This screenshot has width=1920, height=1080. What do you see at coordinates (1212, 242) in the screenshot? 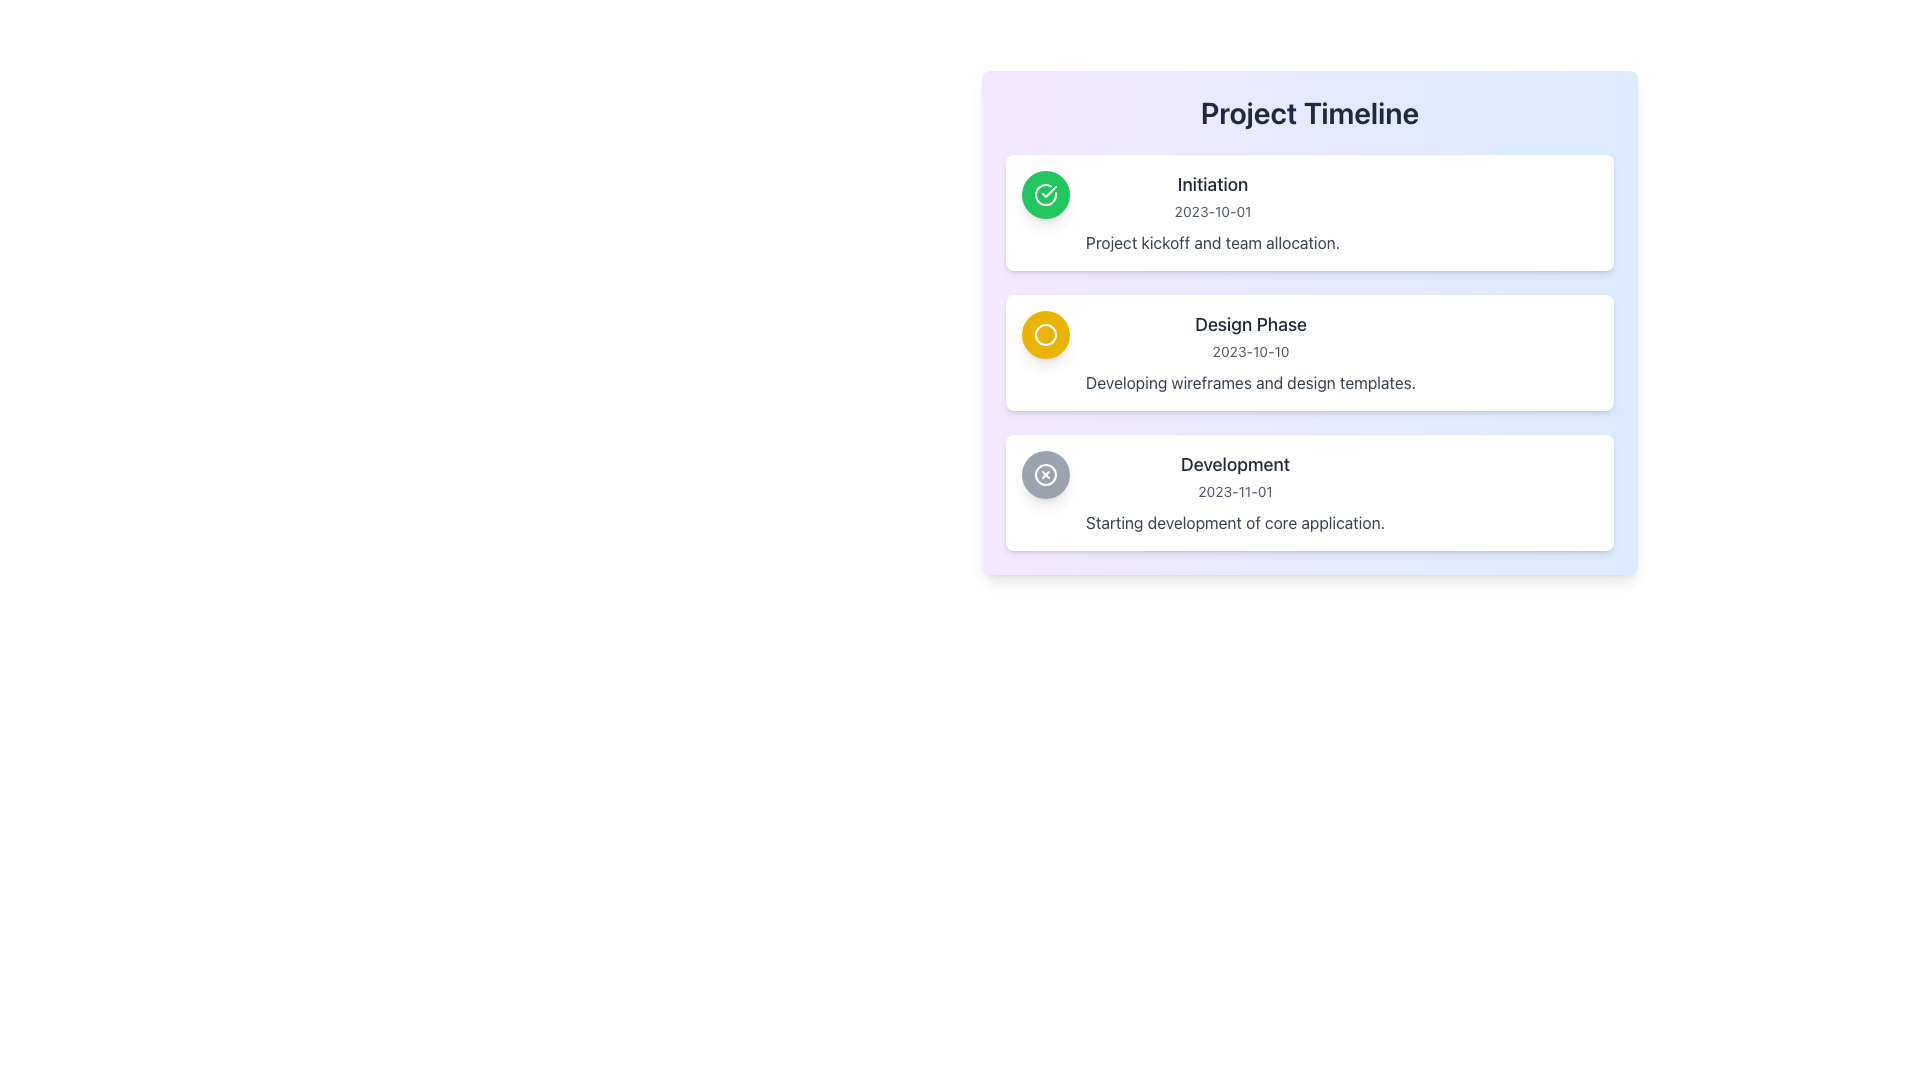
I see `the text label that reads 'Project kickoff and team allocation.' located in the 'Initiation' section, positioned below the date '2023-10-01'` at bounding box center [1212, 242].